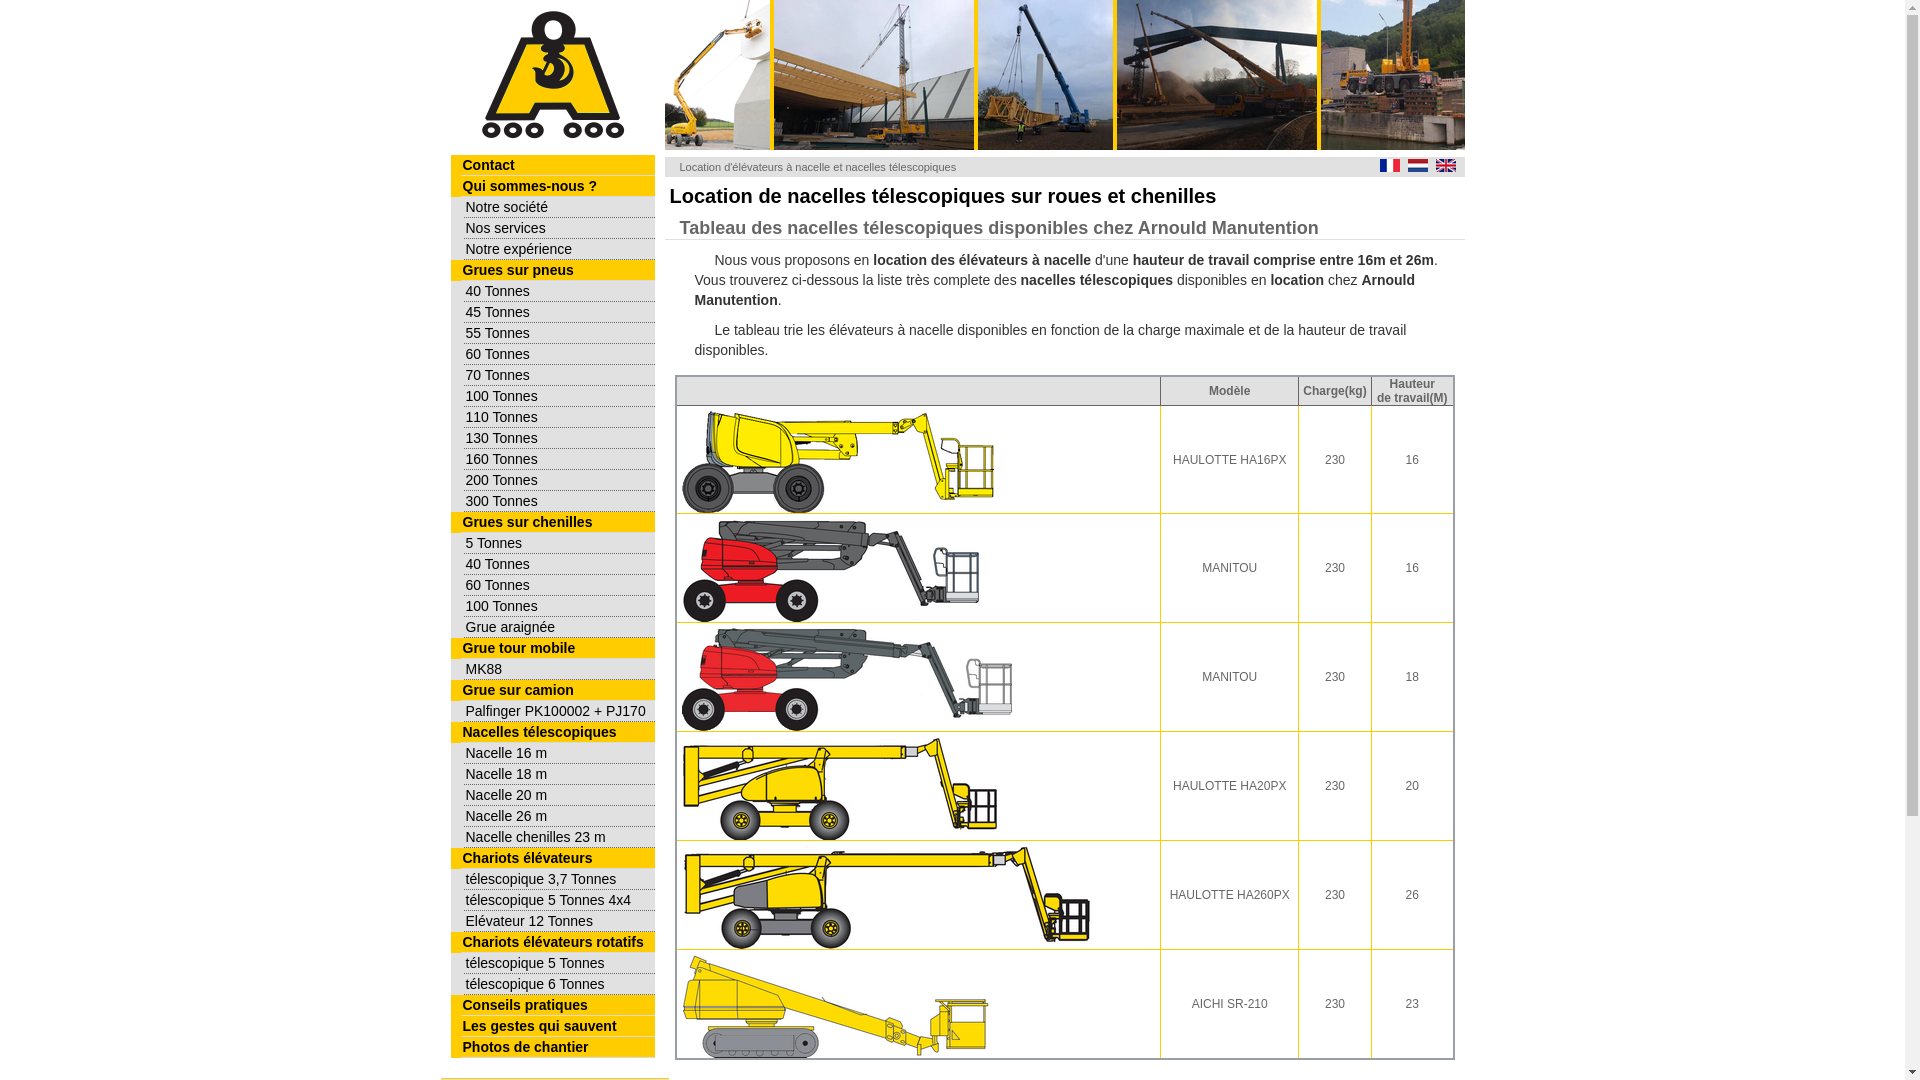 Image resolution: width=1920 pixels, height=1080 pixels. What do you see at coordinates (559, 669) in the screenshot?
I see `'MK88'` at bounding box center [559, 669].